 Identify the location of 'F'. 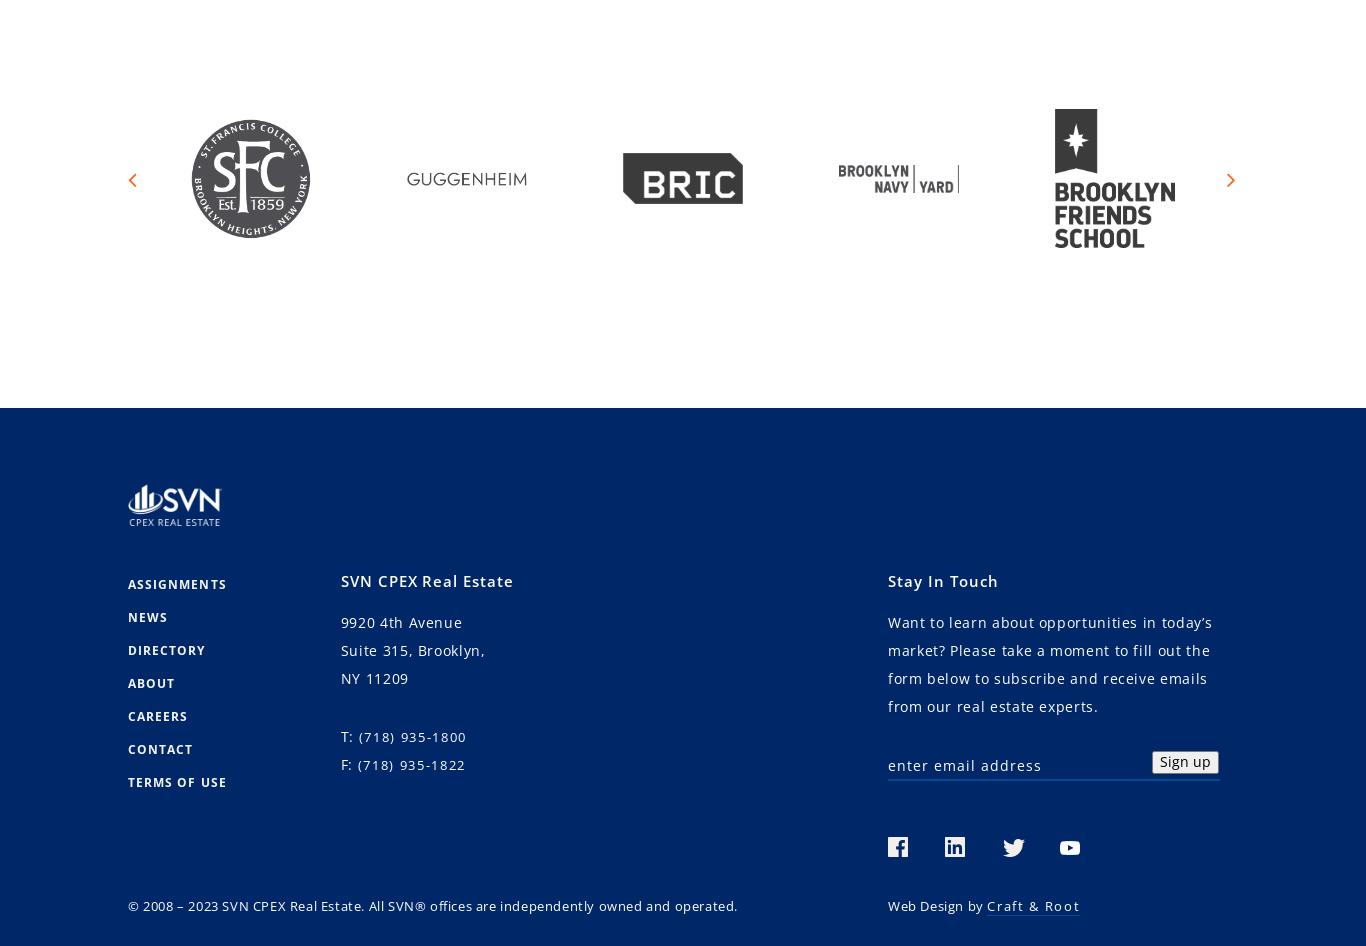
(342, 763).